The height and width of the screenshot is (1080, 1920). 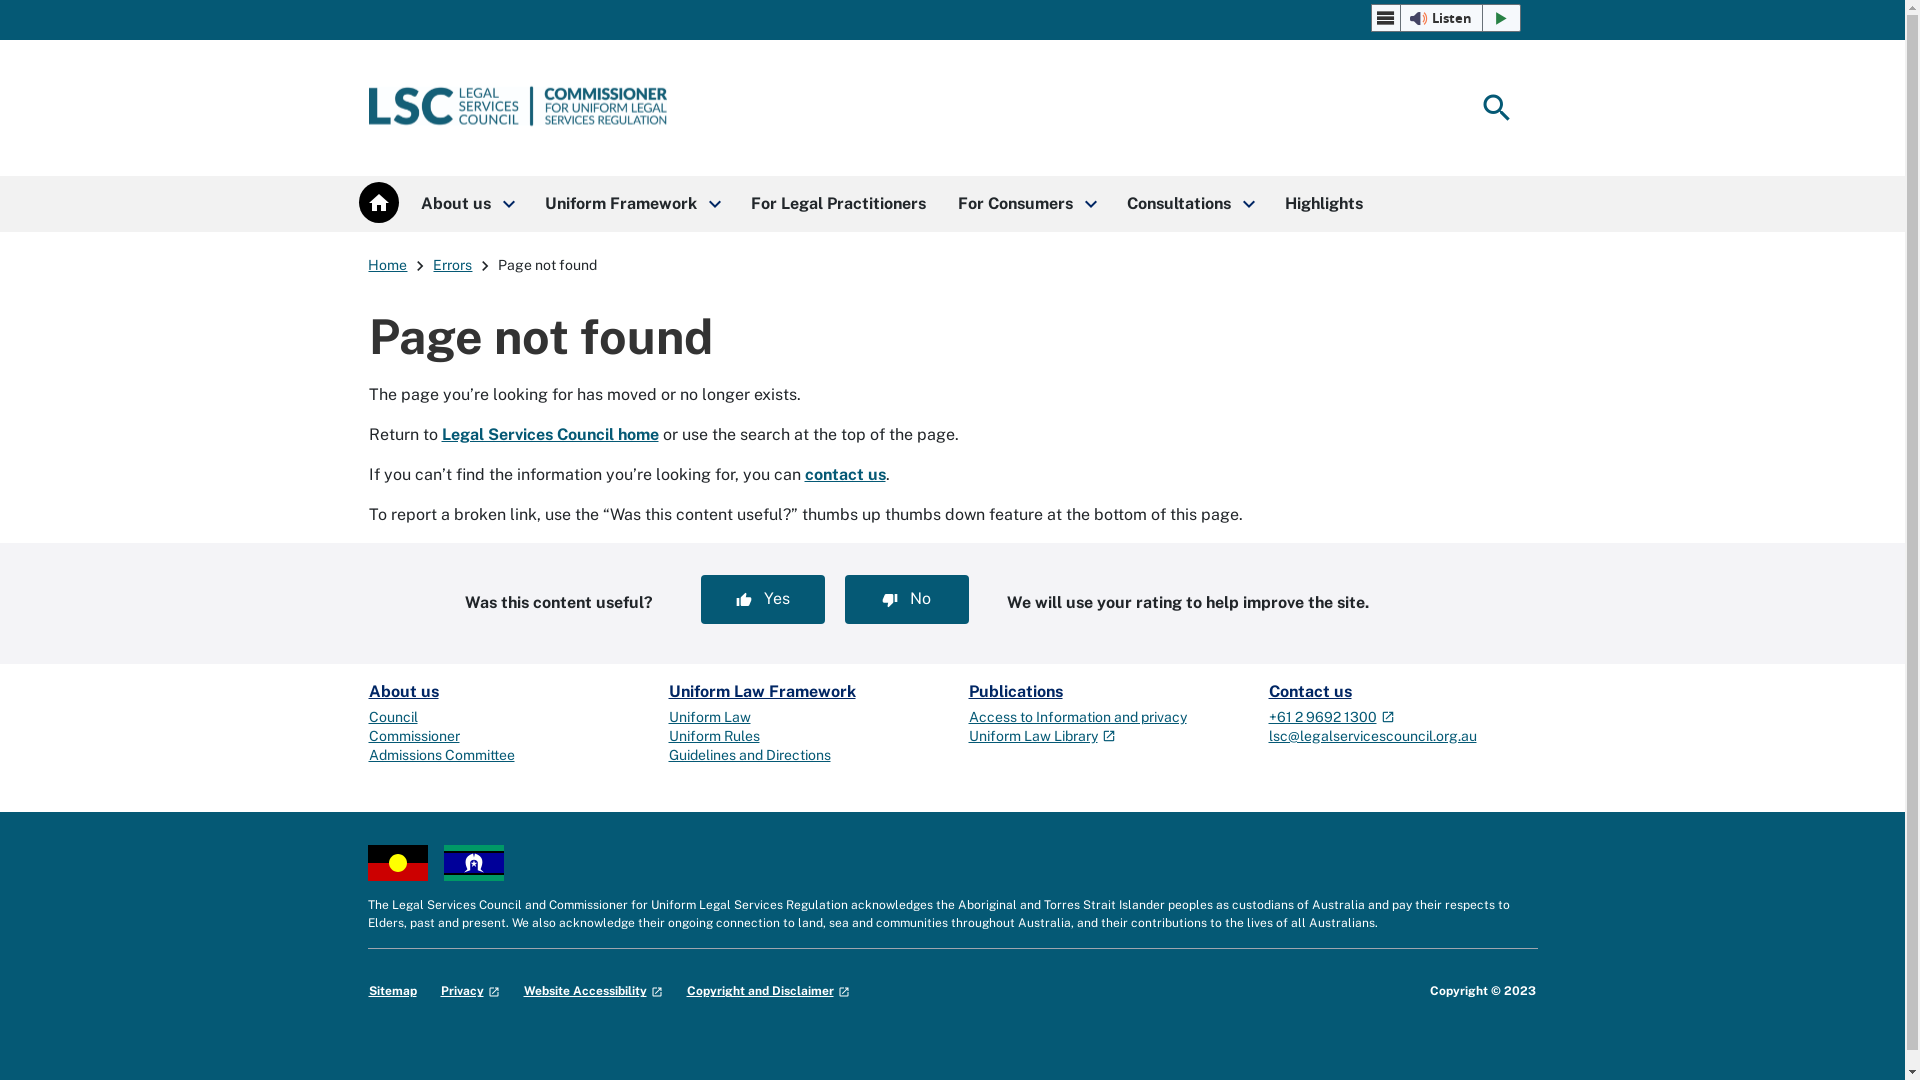 I want to click on 'Admissions Committee', so click(x=440, y=755).